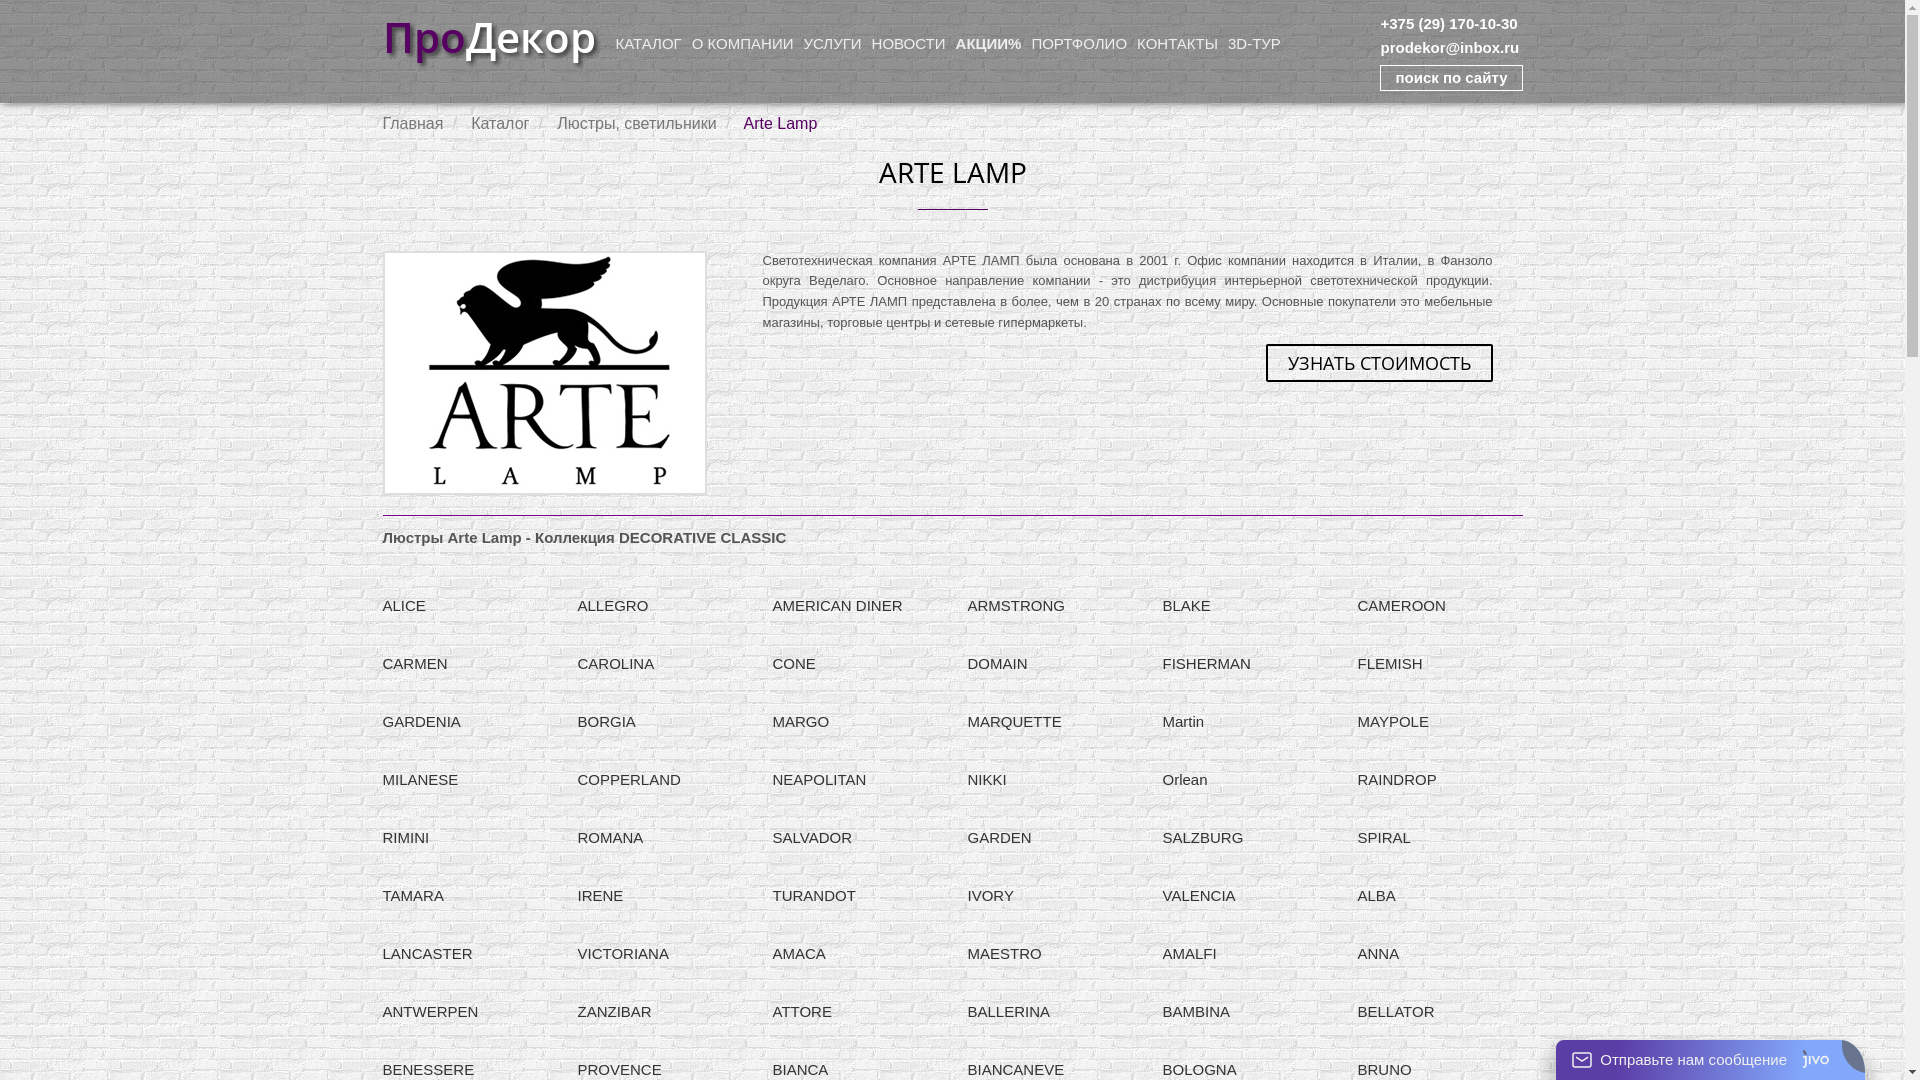 This screenshot has height=1080, width=1920. Describe the element at coordinates (543, 373) in the screenshot. I see `'Arte Lamp'` at that location.